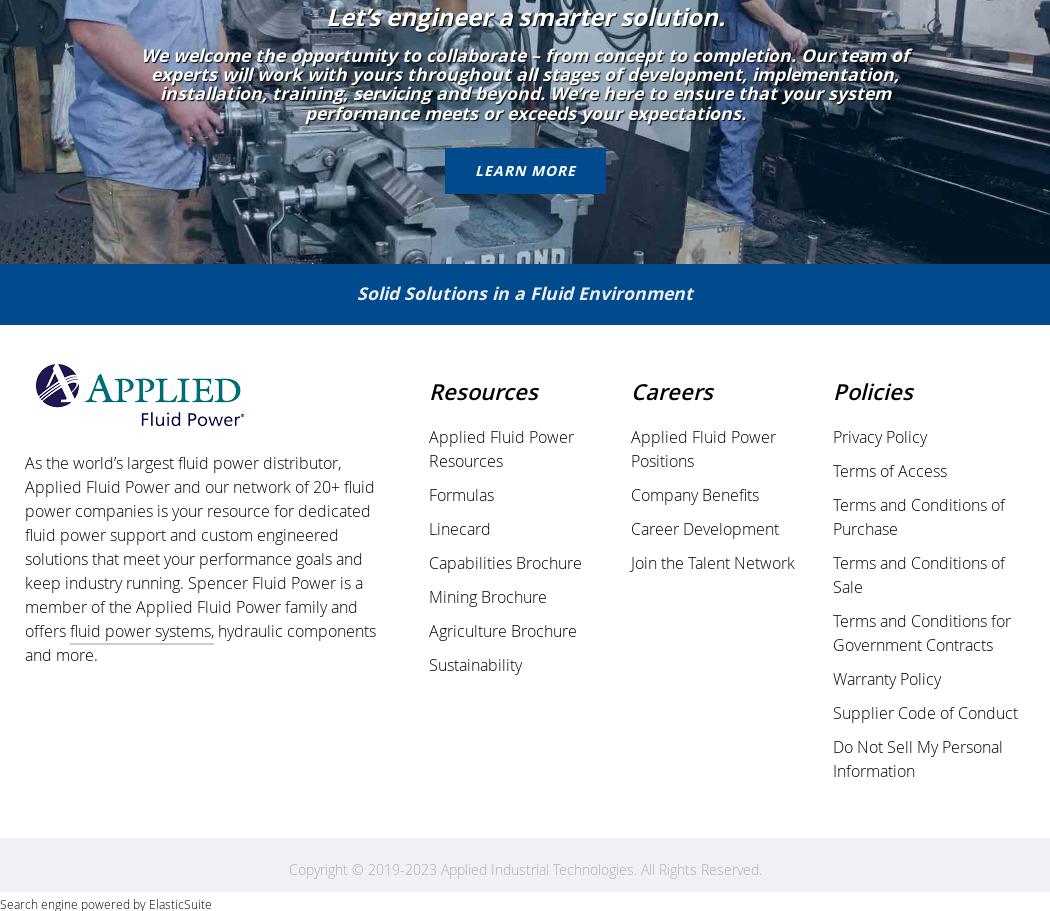 The image size is (1050, 911). I want to click on 'Let’s engineer a smarter solution.', so click(523, 17).